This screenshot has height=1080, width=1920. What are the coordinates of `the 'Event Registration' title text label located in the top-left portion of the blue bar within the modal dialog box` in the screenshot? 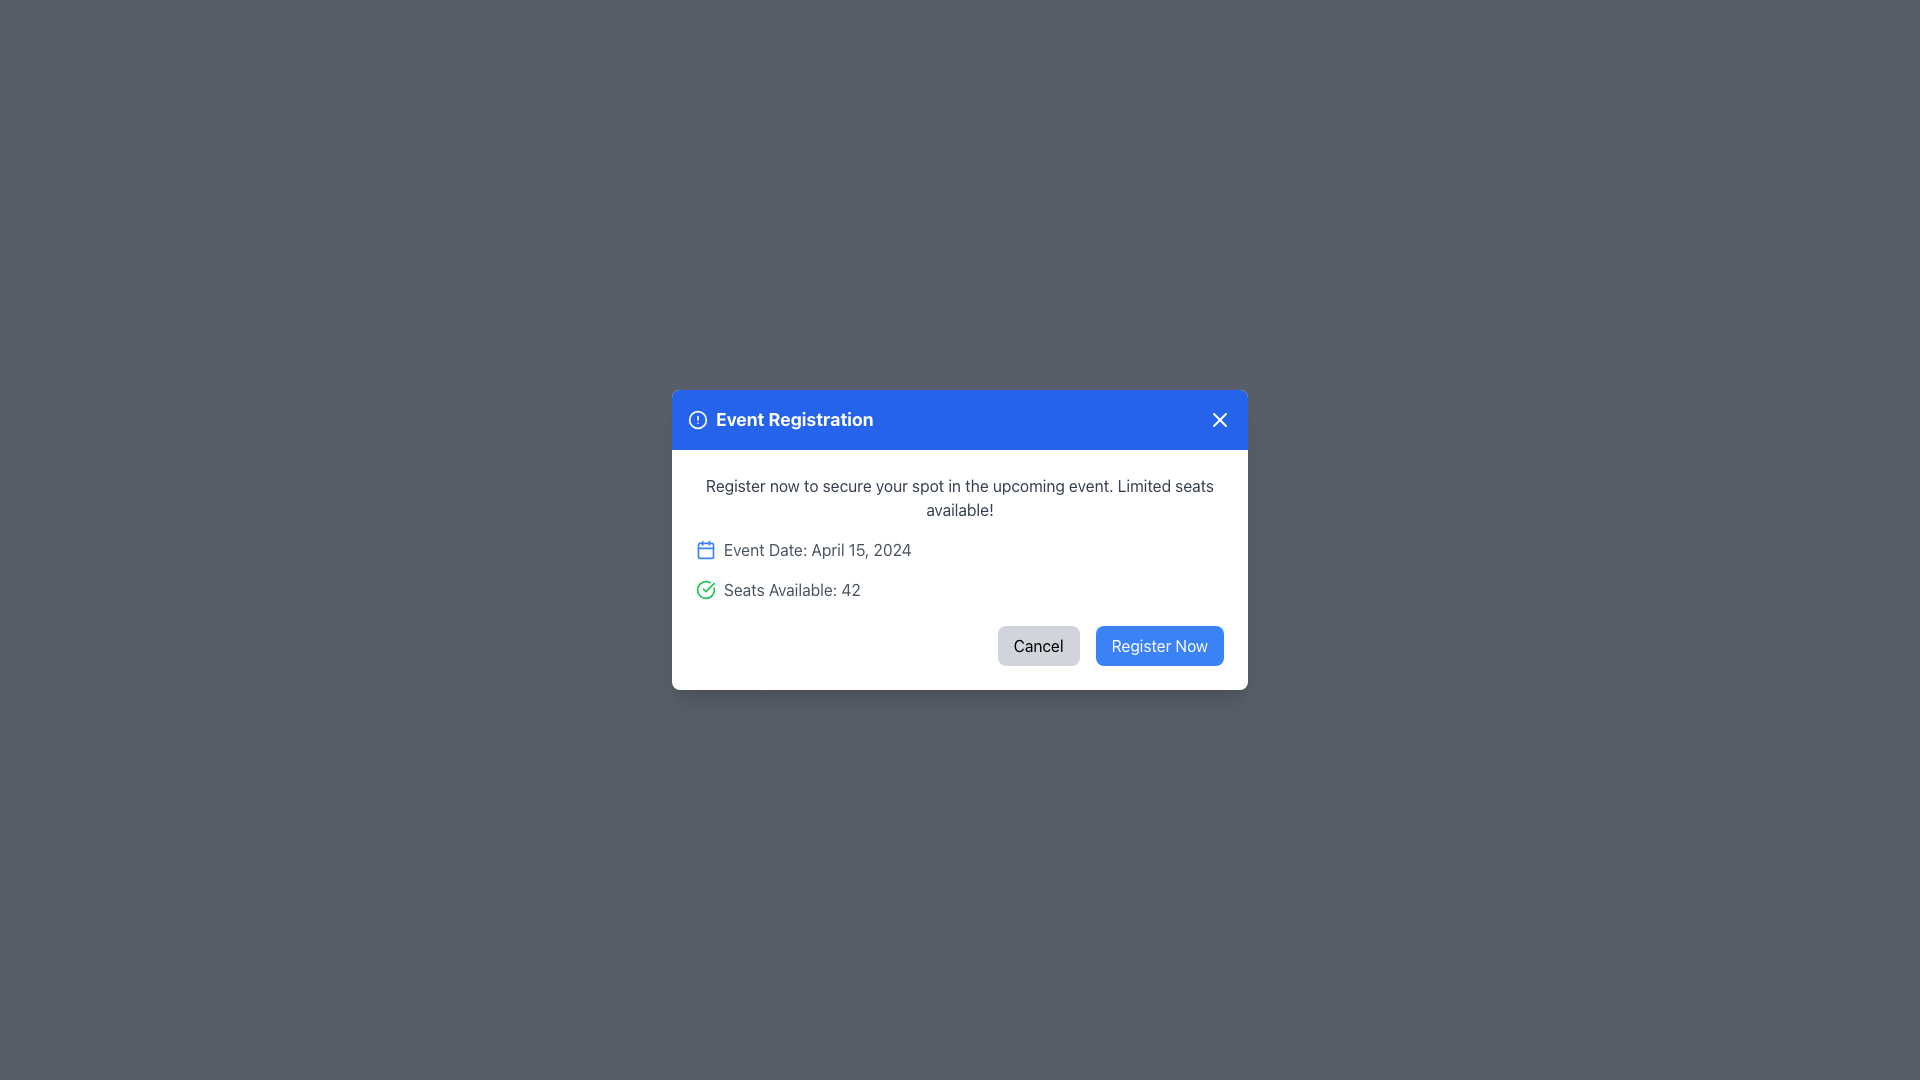 It's located at (779, 419).